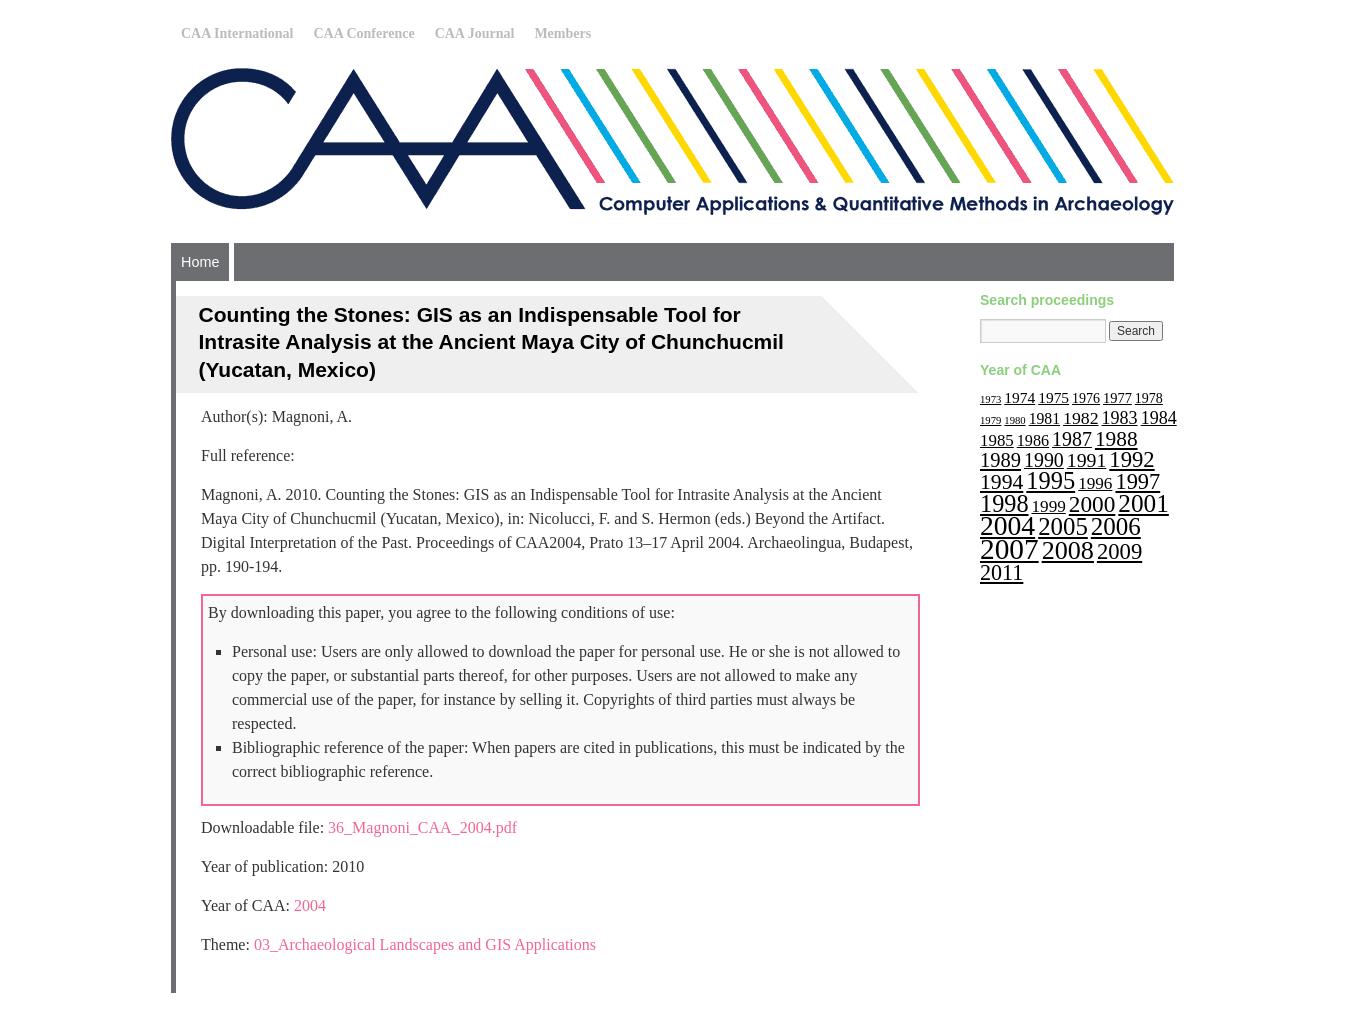 The height and width of the screenshot is (1013, 1366). I want to click on '2000', so click(1090, 502).